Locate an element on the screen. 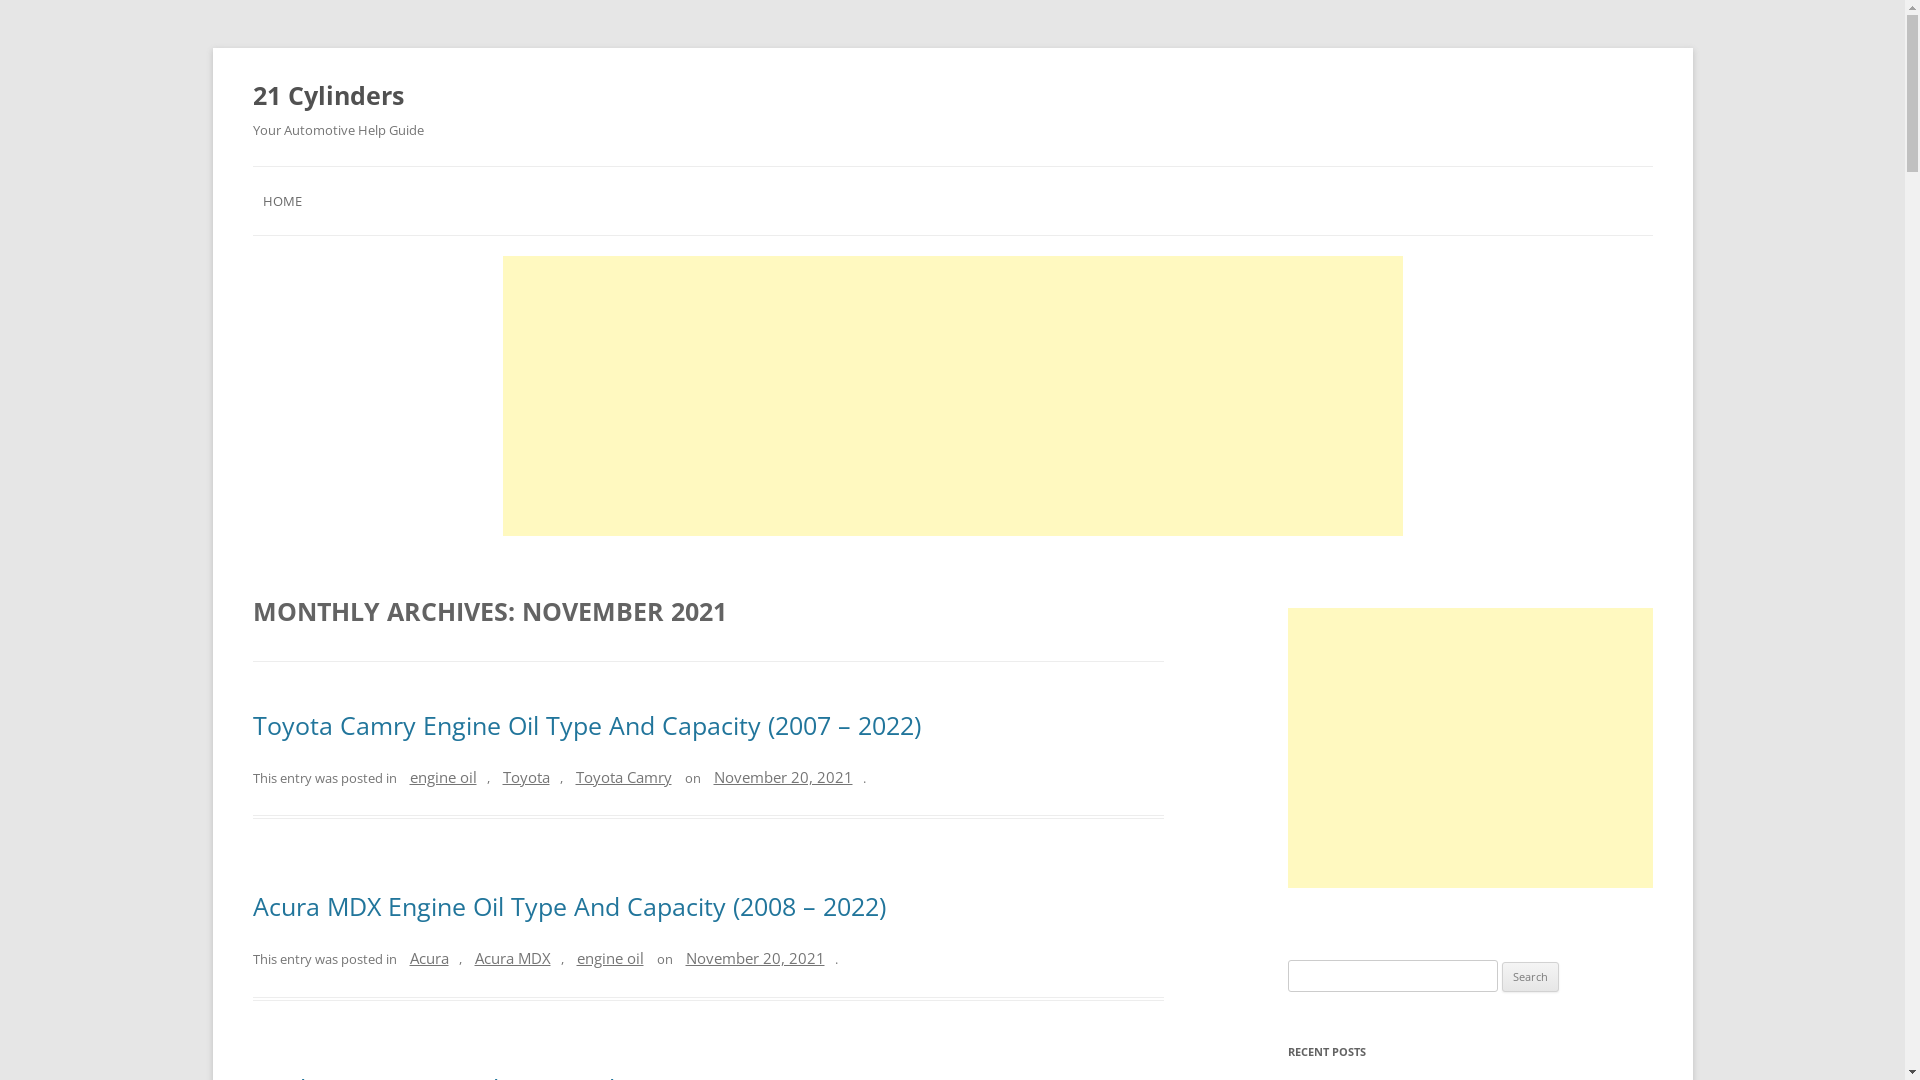 The image size is (1920, 1080). '21 Cylinders' is located at coordinates (327, 95).